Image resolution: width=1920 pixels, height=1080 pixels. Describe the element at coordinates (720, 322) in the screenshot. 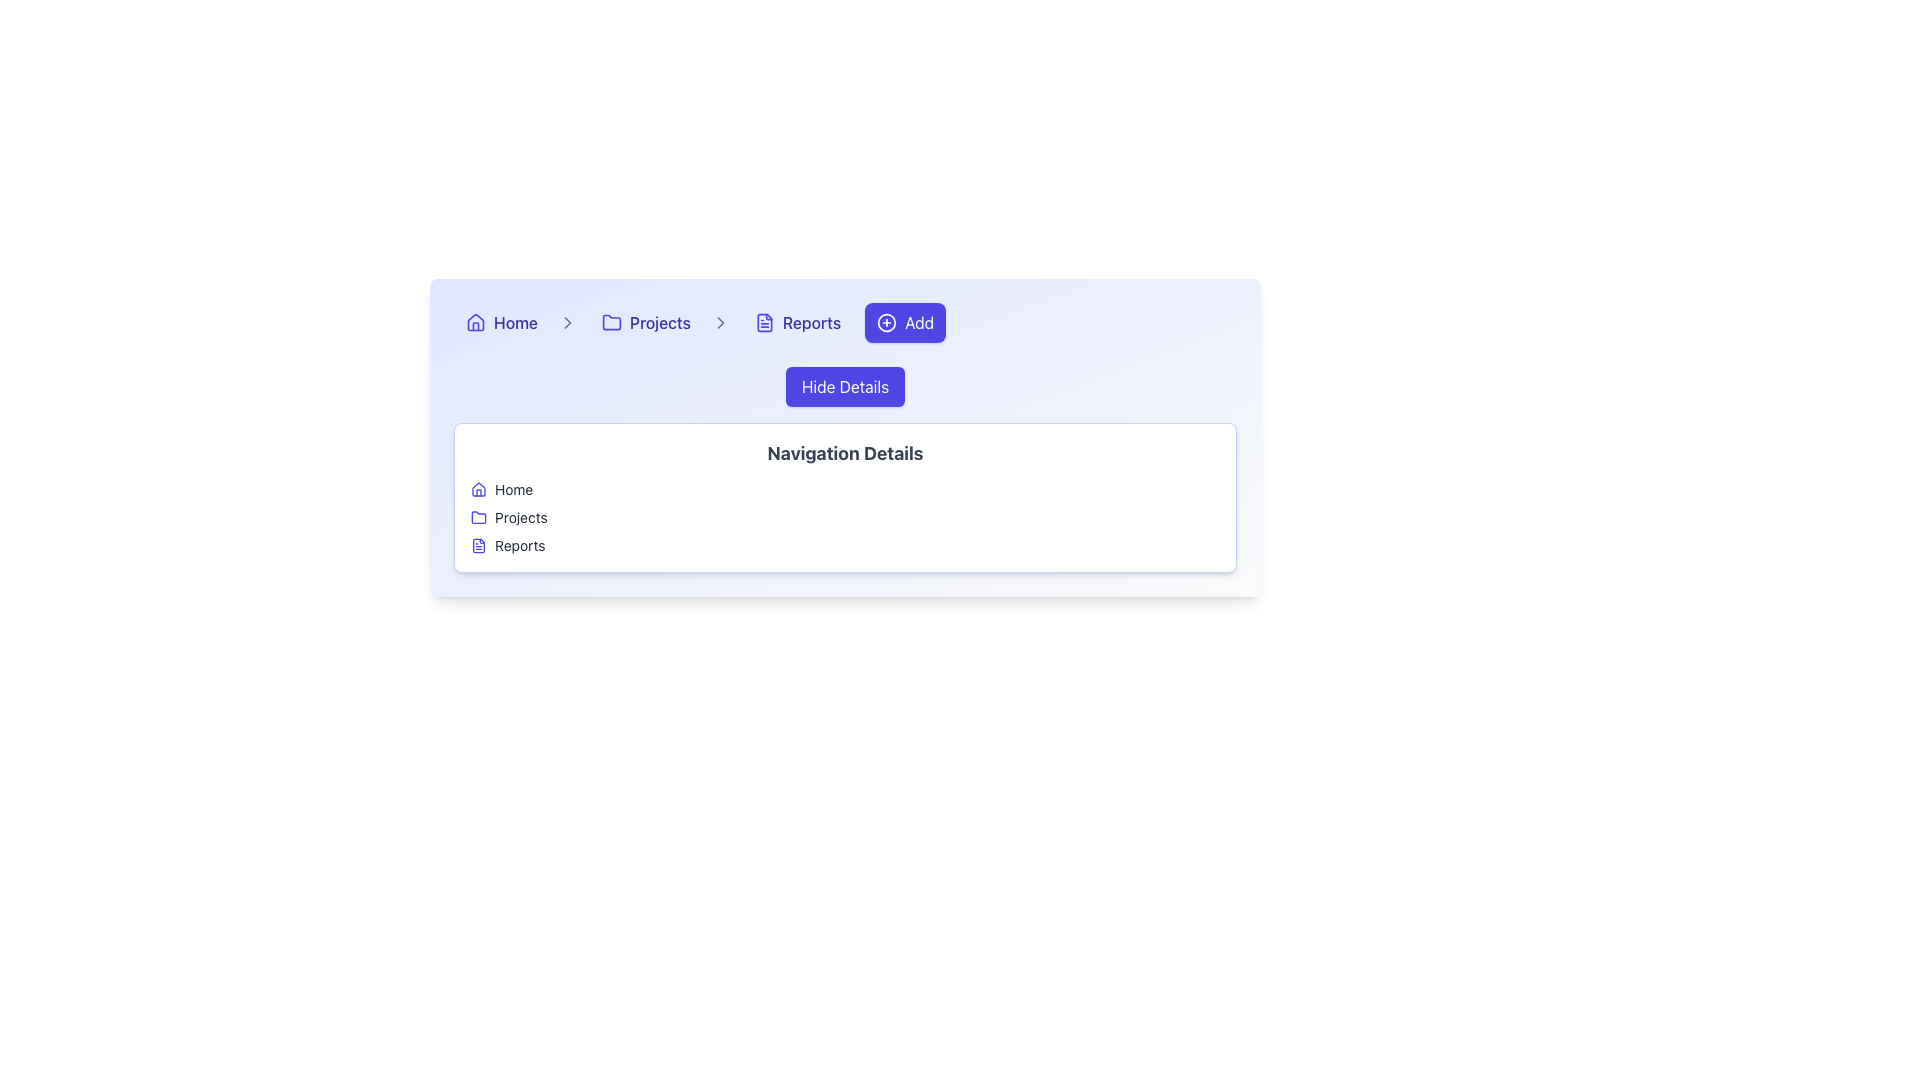

I see `the Icon in the navigation bar that indicates continuation or progression in the navigation hierarchy related to 'Projects'` at that location.